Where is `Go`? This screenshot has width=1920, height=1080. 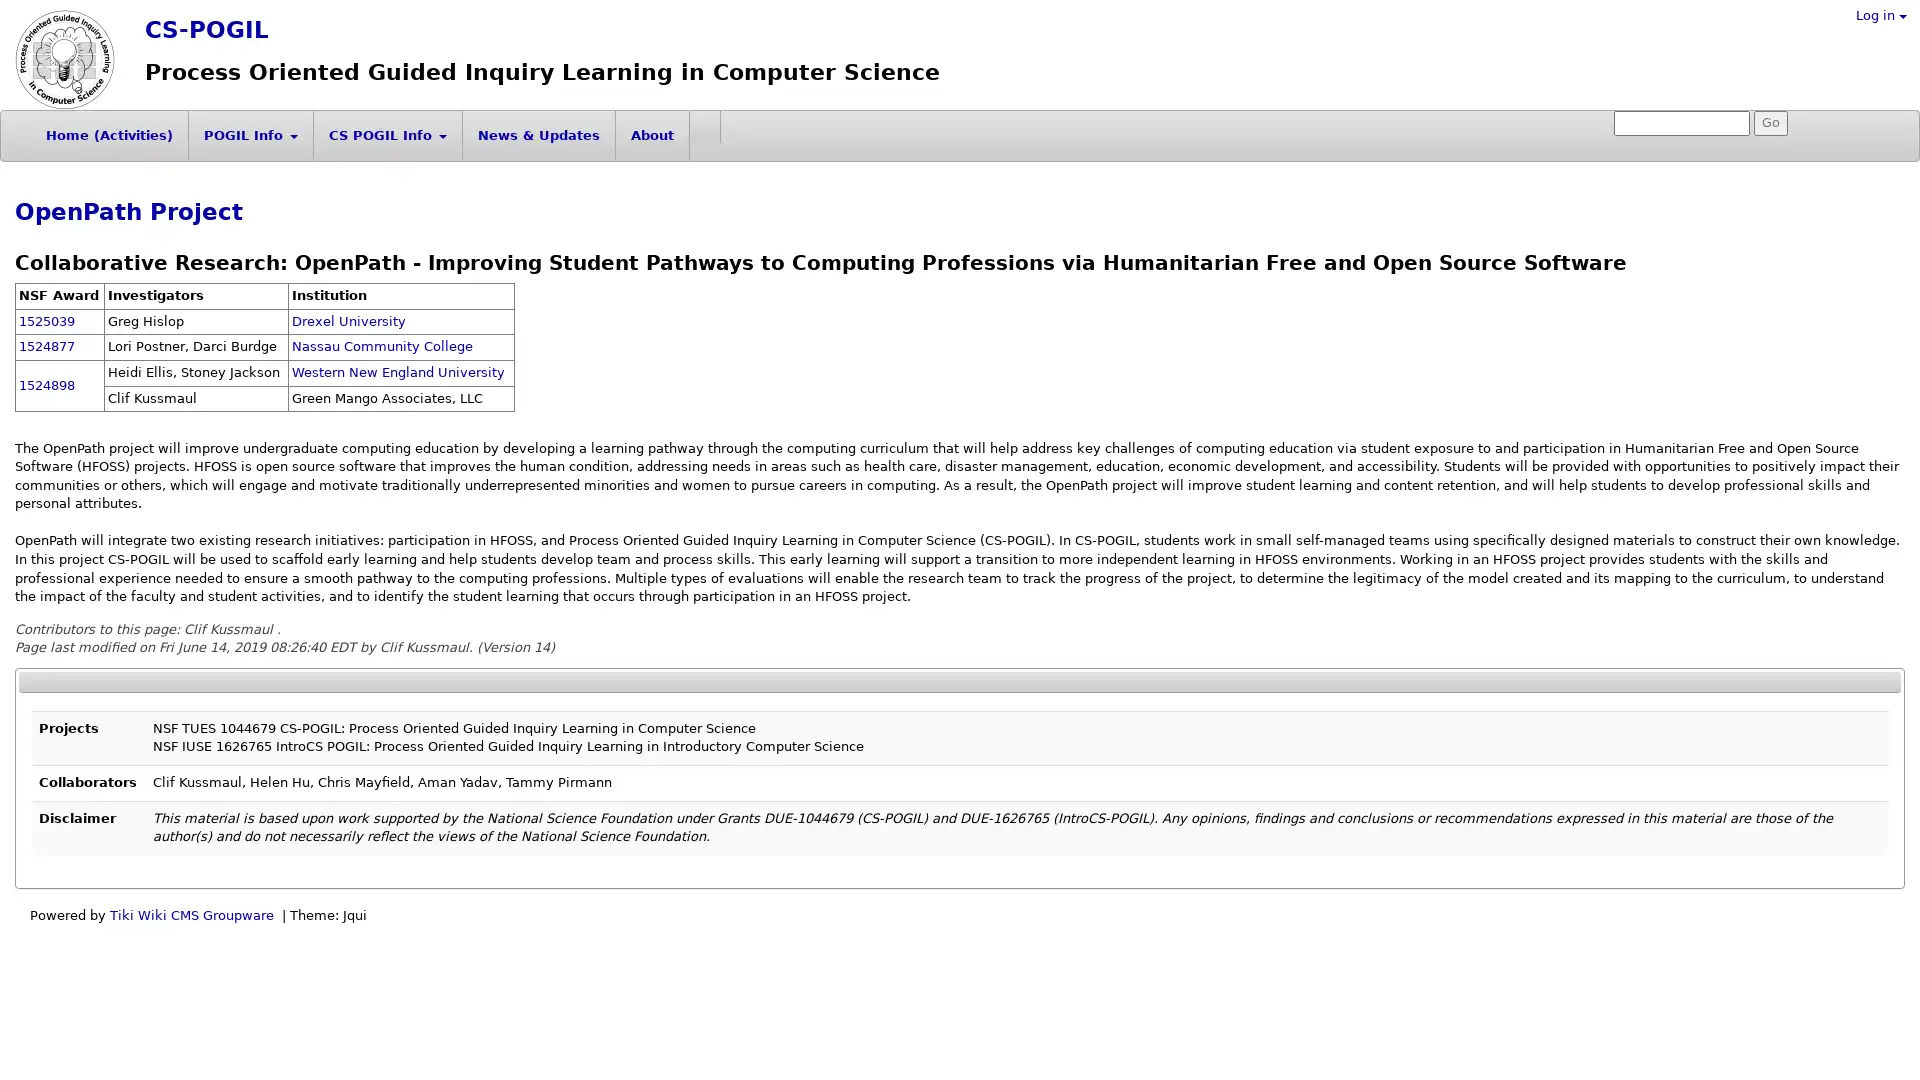
Go is located at coordinates (1771, 123).